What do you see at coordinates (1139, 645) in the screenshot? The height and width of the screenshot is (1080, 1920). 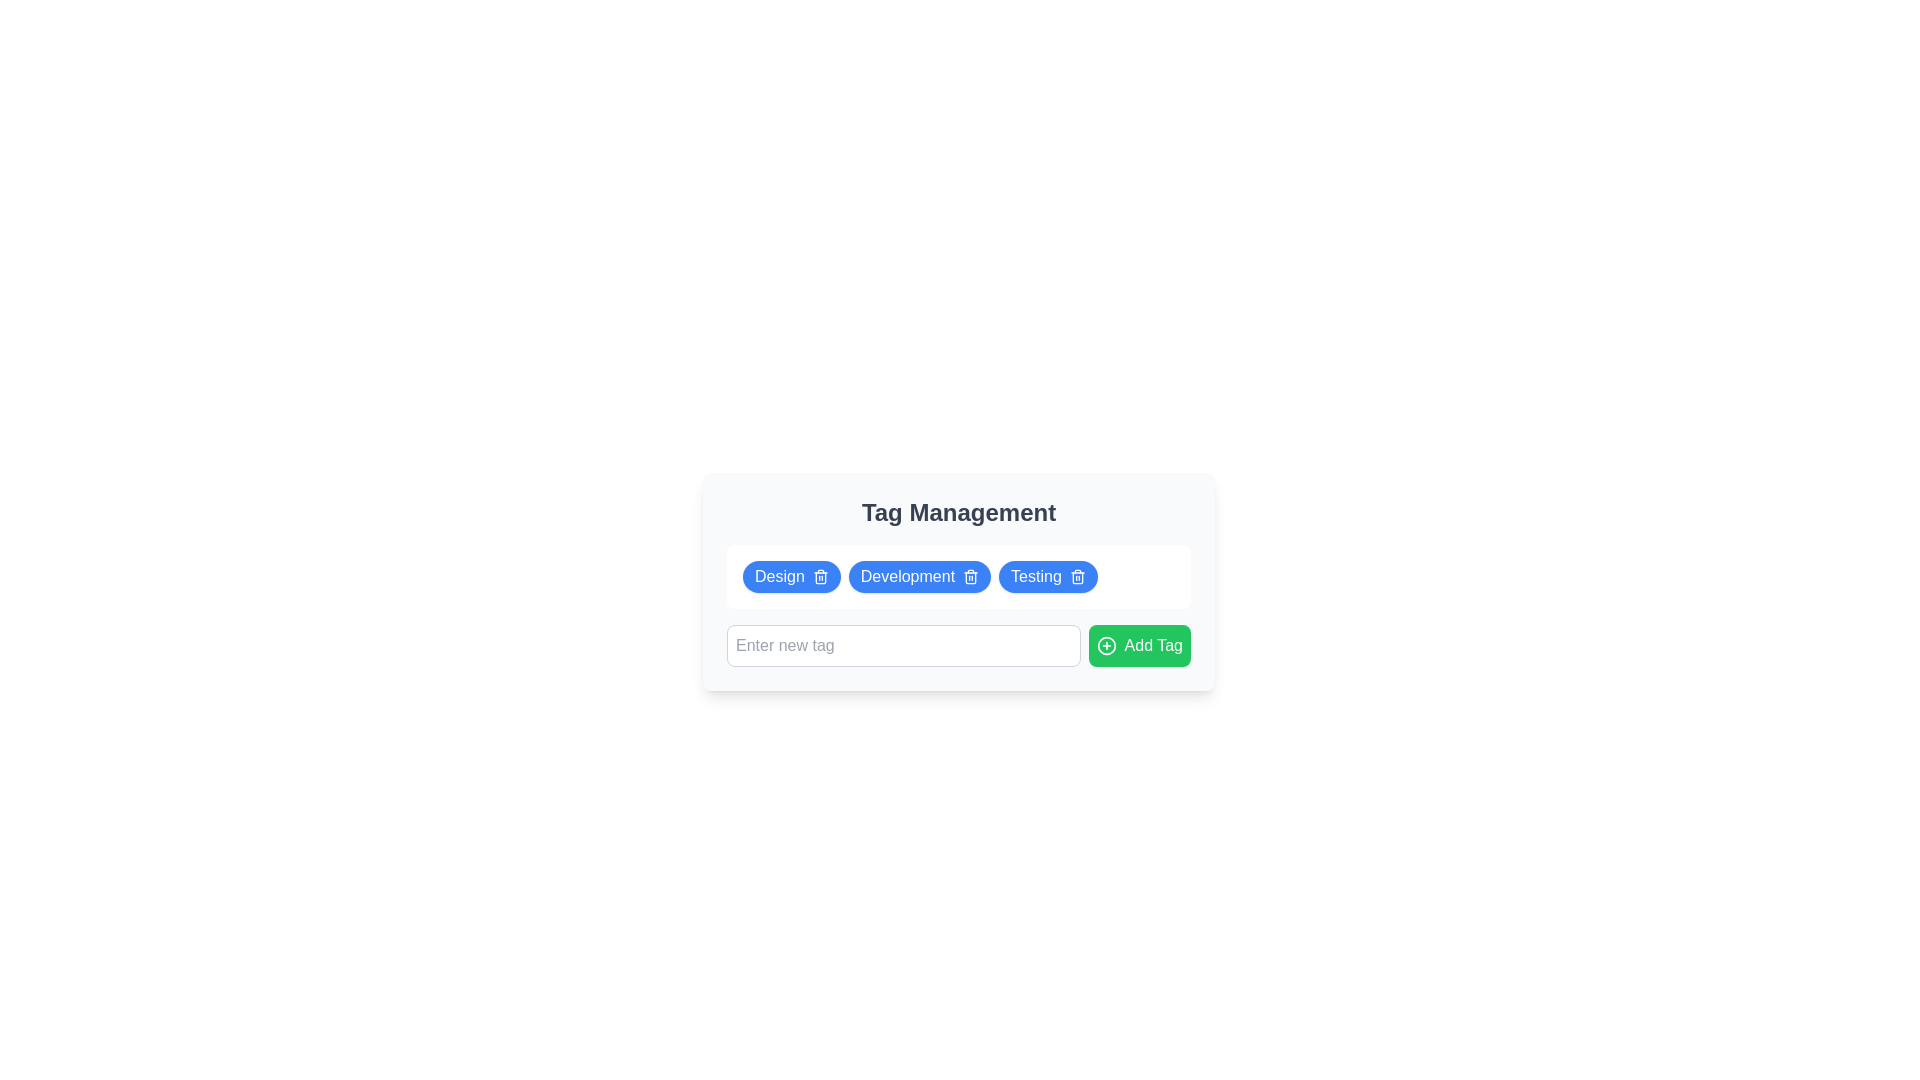 I see `the green 'Add Tag' button with rounded corners` at bounding box center [1139, 645].